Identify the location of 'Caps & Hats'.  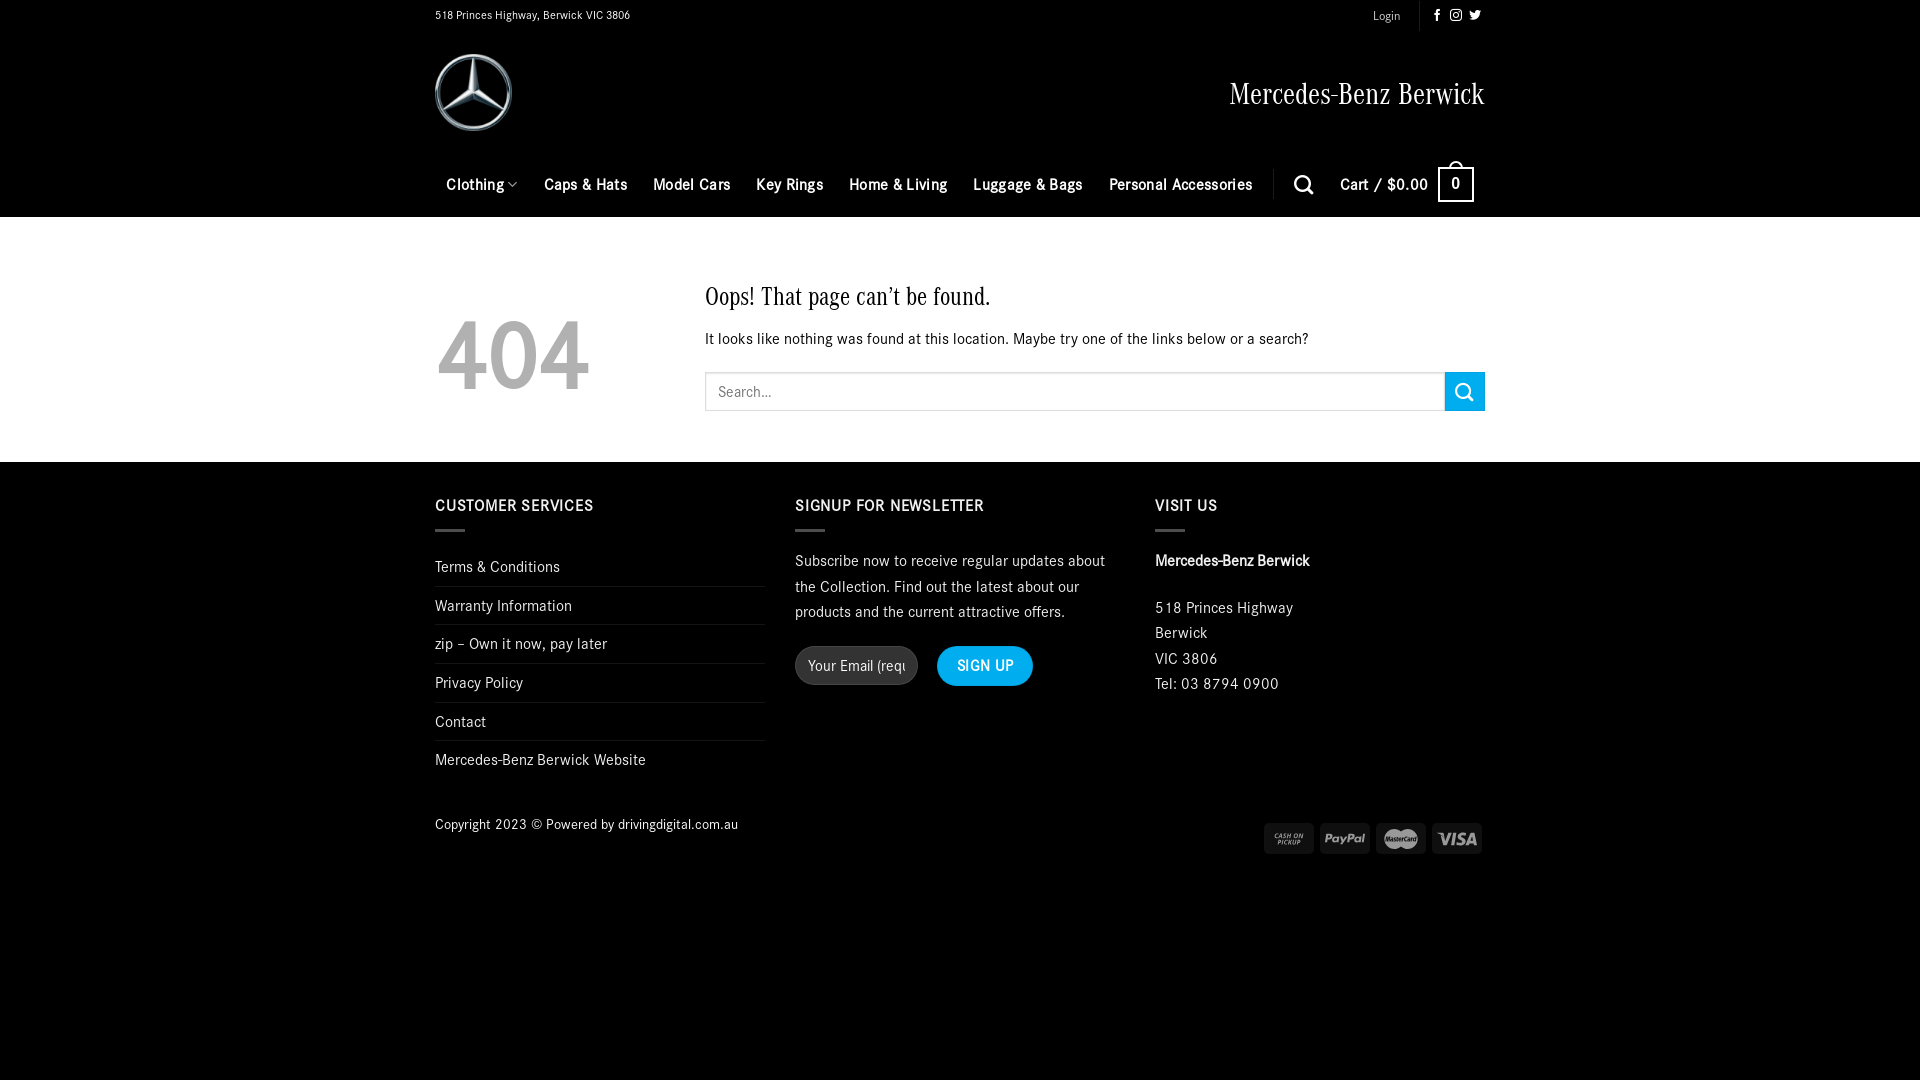
(543, 184).